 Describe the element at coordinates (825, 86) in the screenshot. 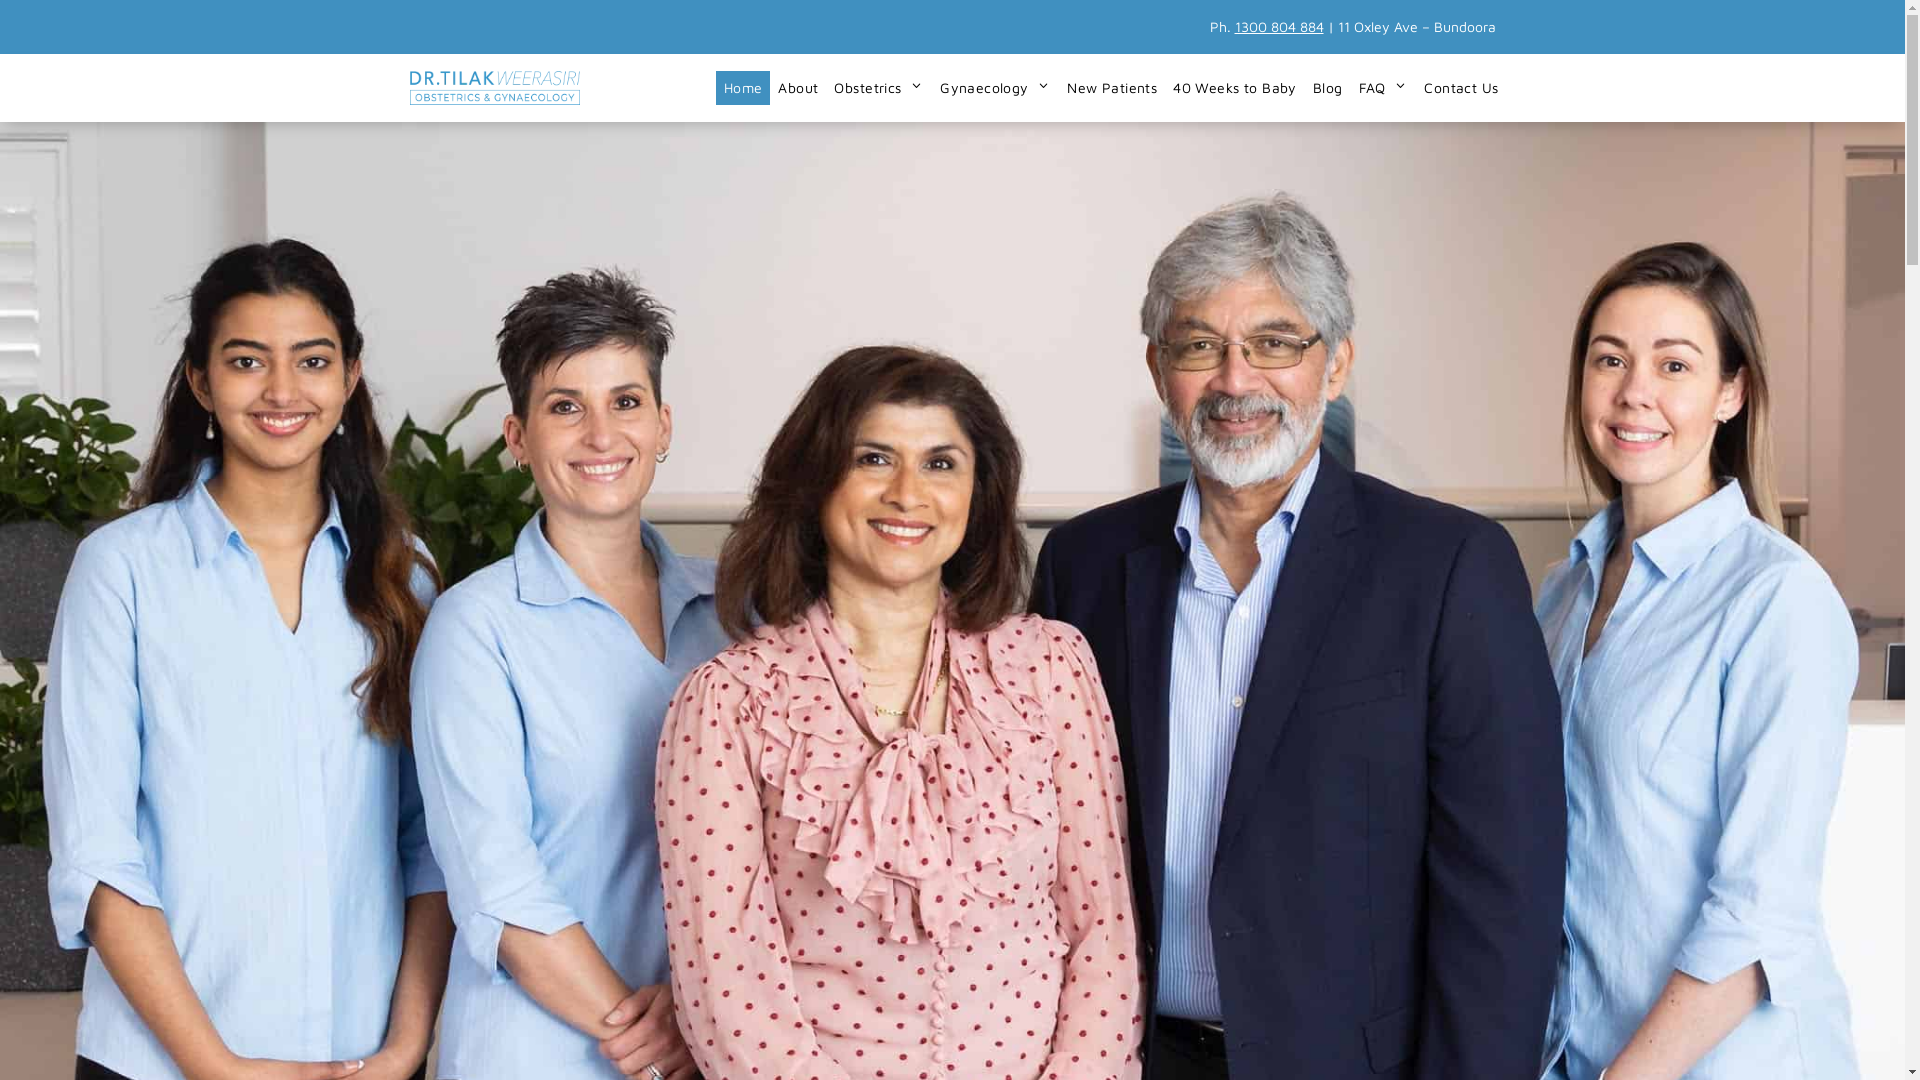

I see `'Obstetrics'` at that location.